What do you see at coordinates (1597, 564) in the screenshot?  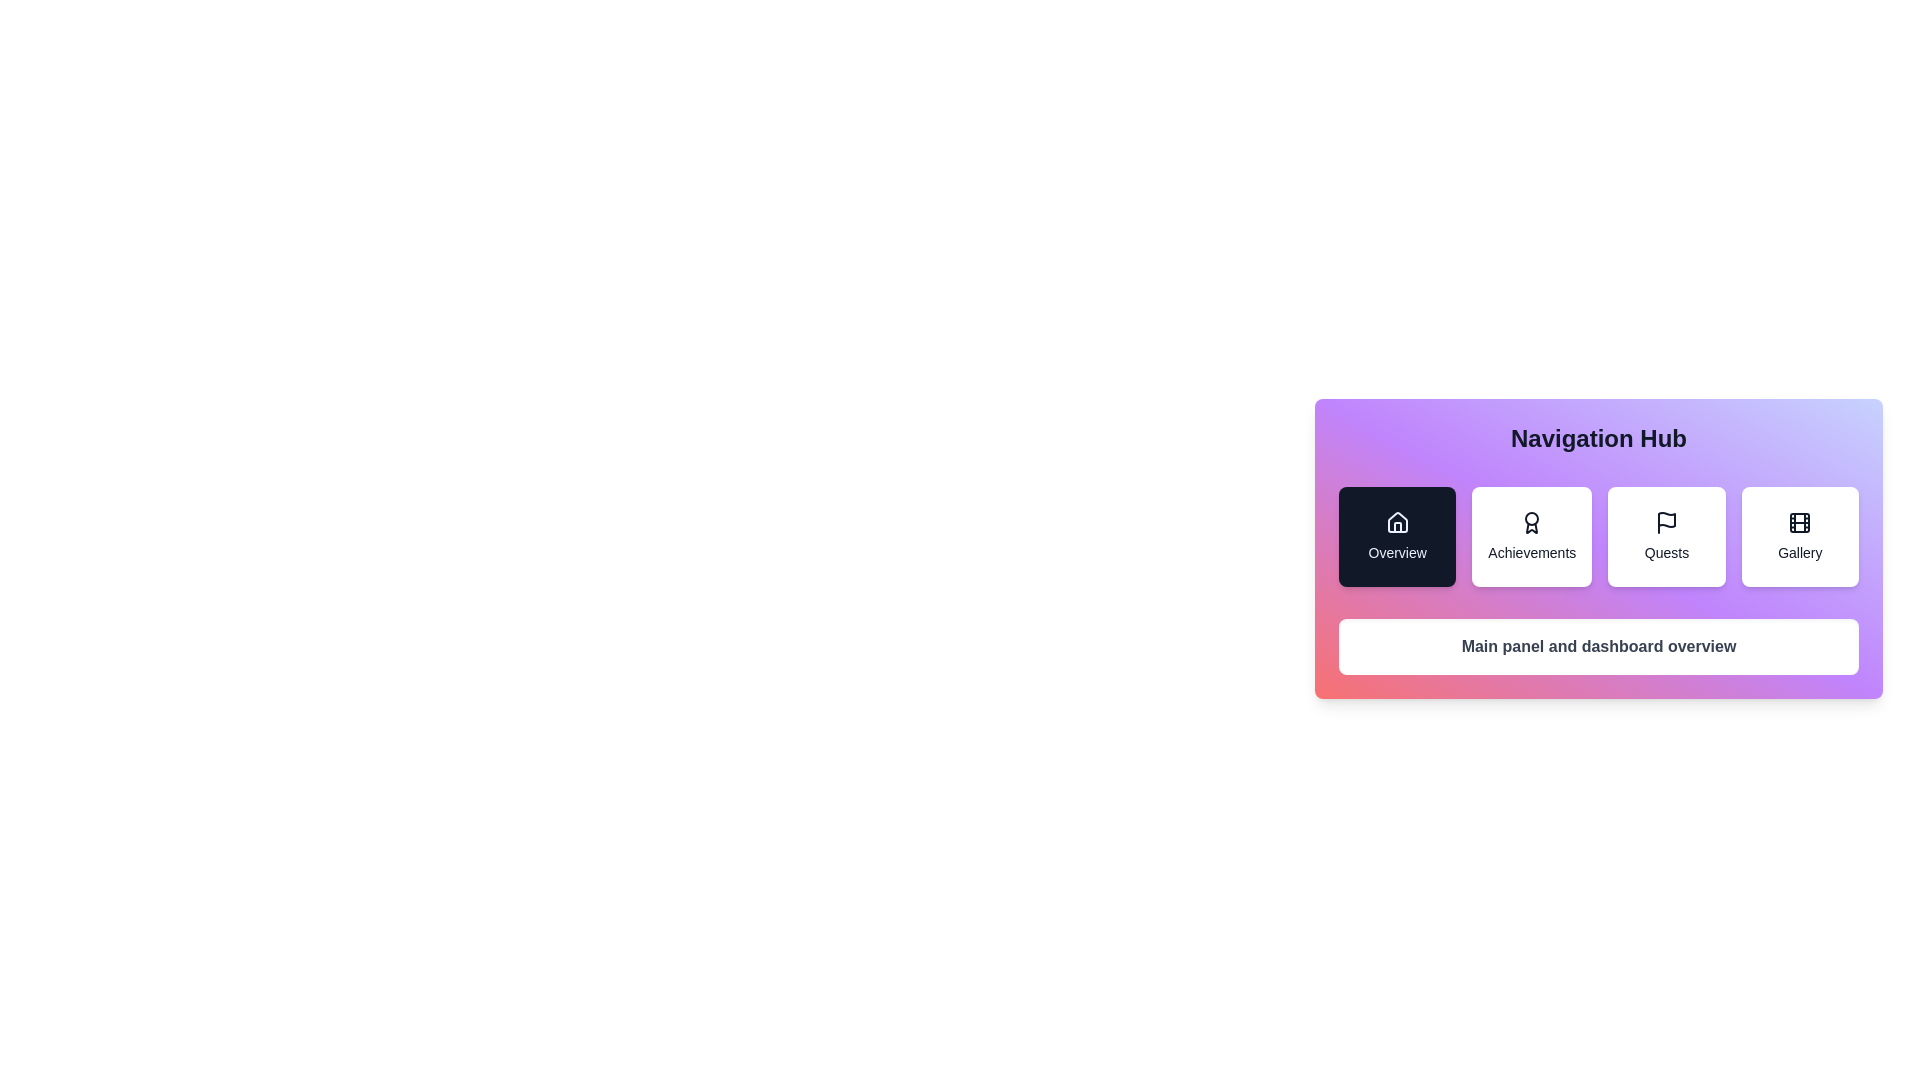 I see `any button within the centrally aligned navigation panel that provides access to sections like overview, achievements, quests, and gallery` at bounding box center [1597, 564].